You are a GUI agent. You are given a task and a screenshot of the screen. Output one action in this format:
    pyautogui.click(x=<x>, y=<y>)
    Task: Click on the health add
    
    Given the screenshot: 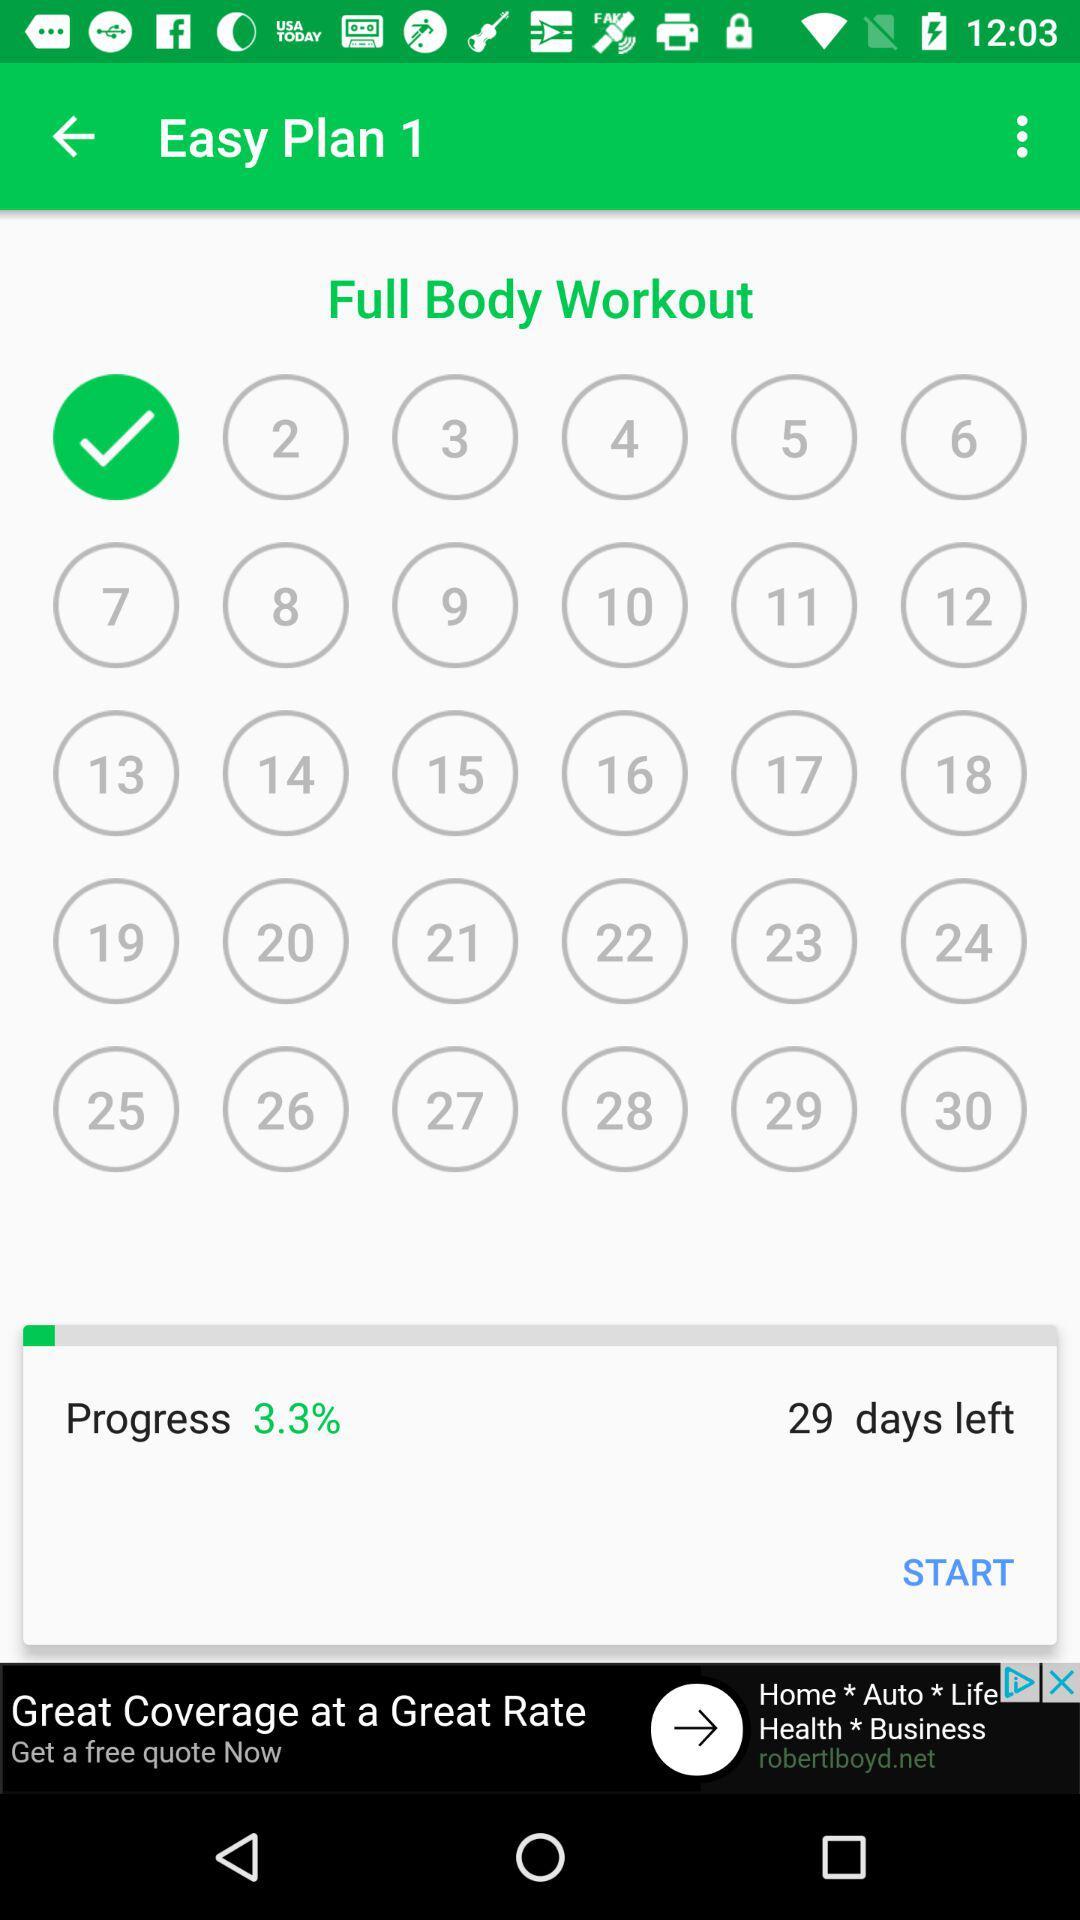 What is the action you would take?
    pyautogui.click(x=540, y=1727)
    